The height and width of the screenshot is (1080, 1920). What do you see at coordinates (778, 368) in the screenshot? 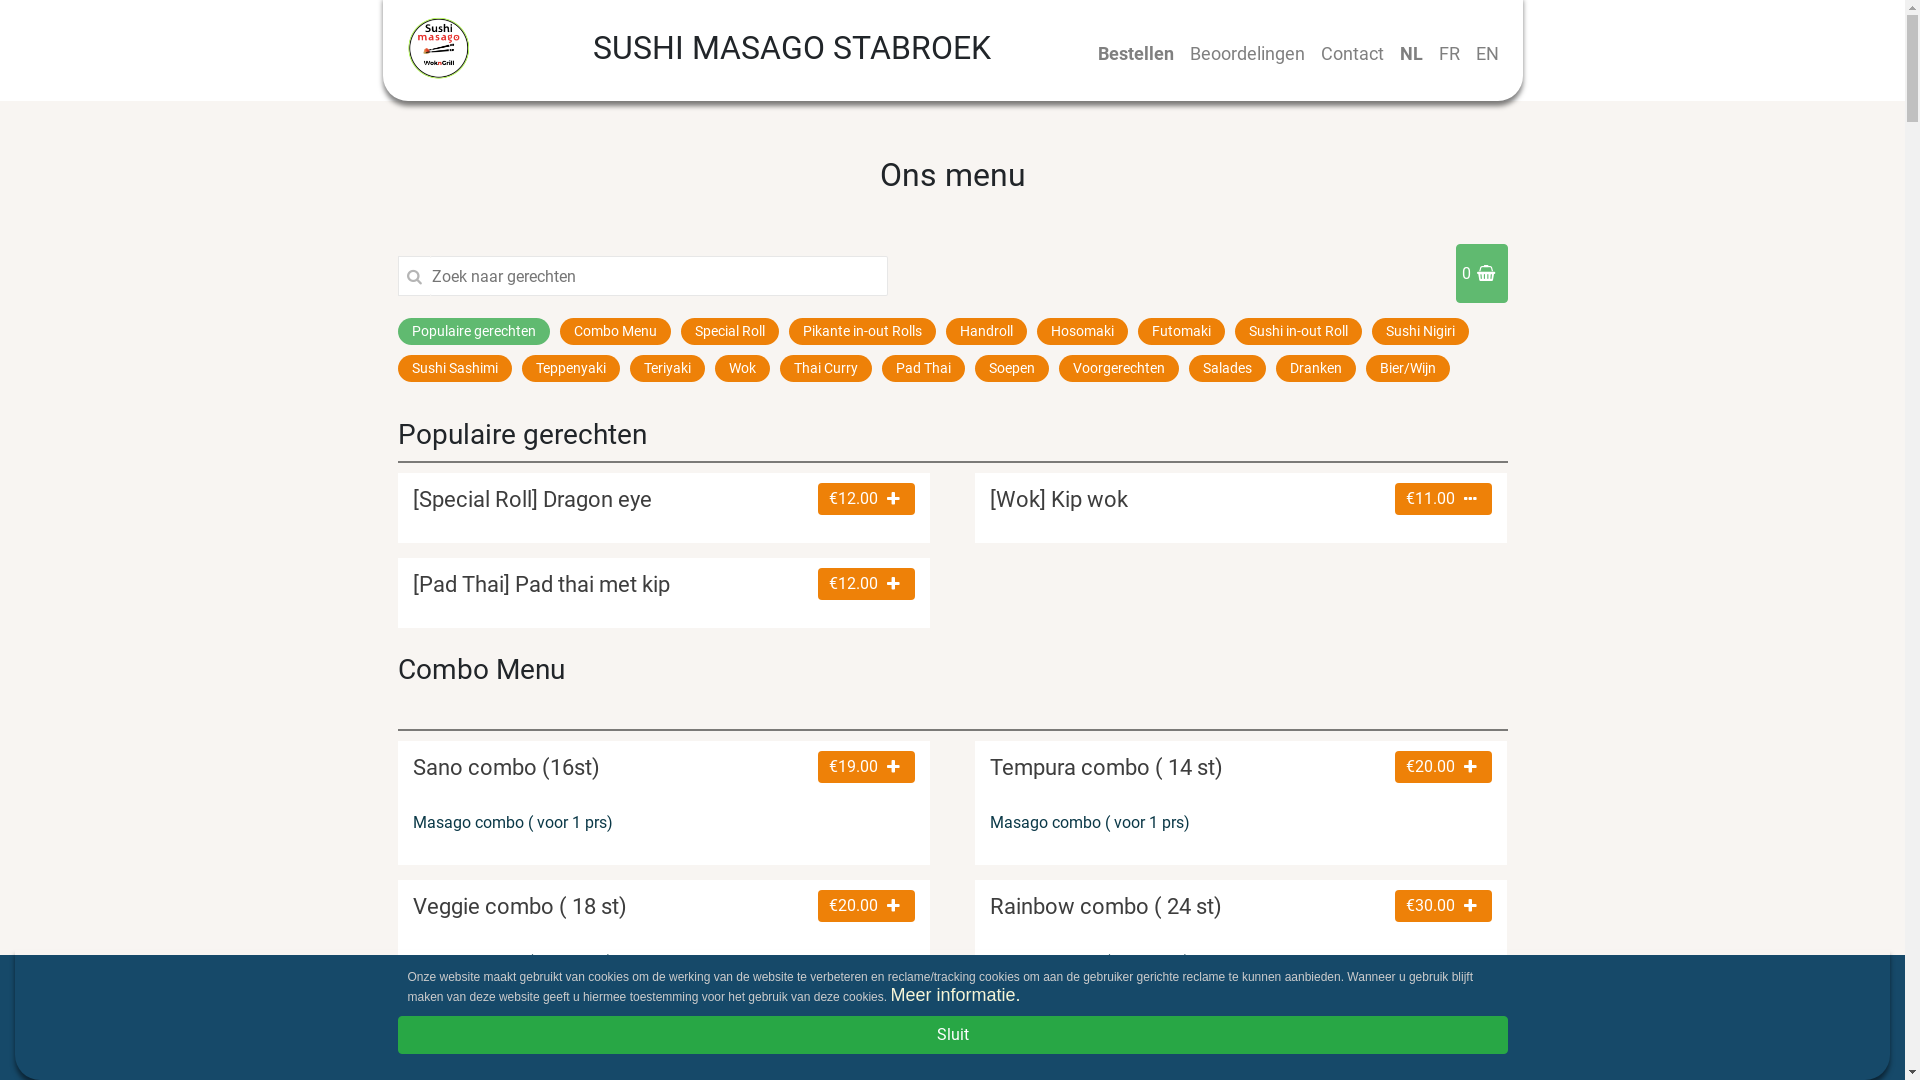
I see `'Thai Curry'` at bounding box center [778, 368].